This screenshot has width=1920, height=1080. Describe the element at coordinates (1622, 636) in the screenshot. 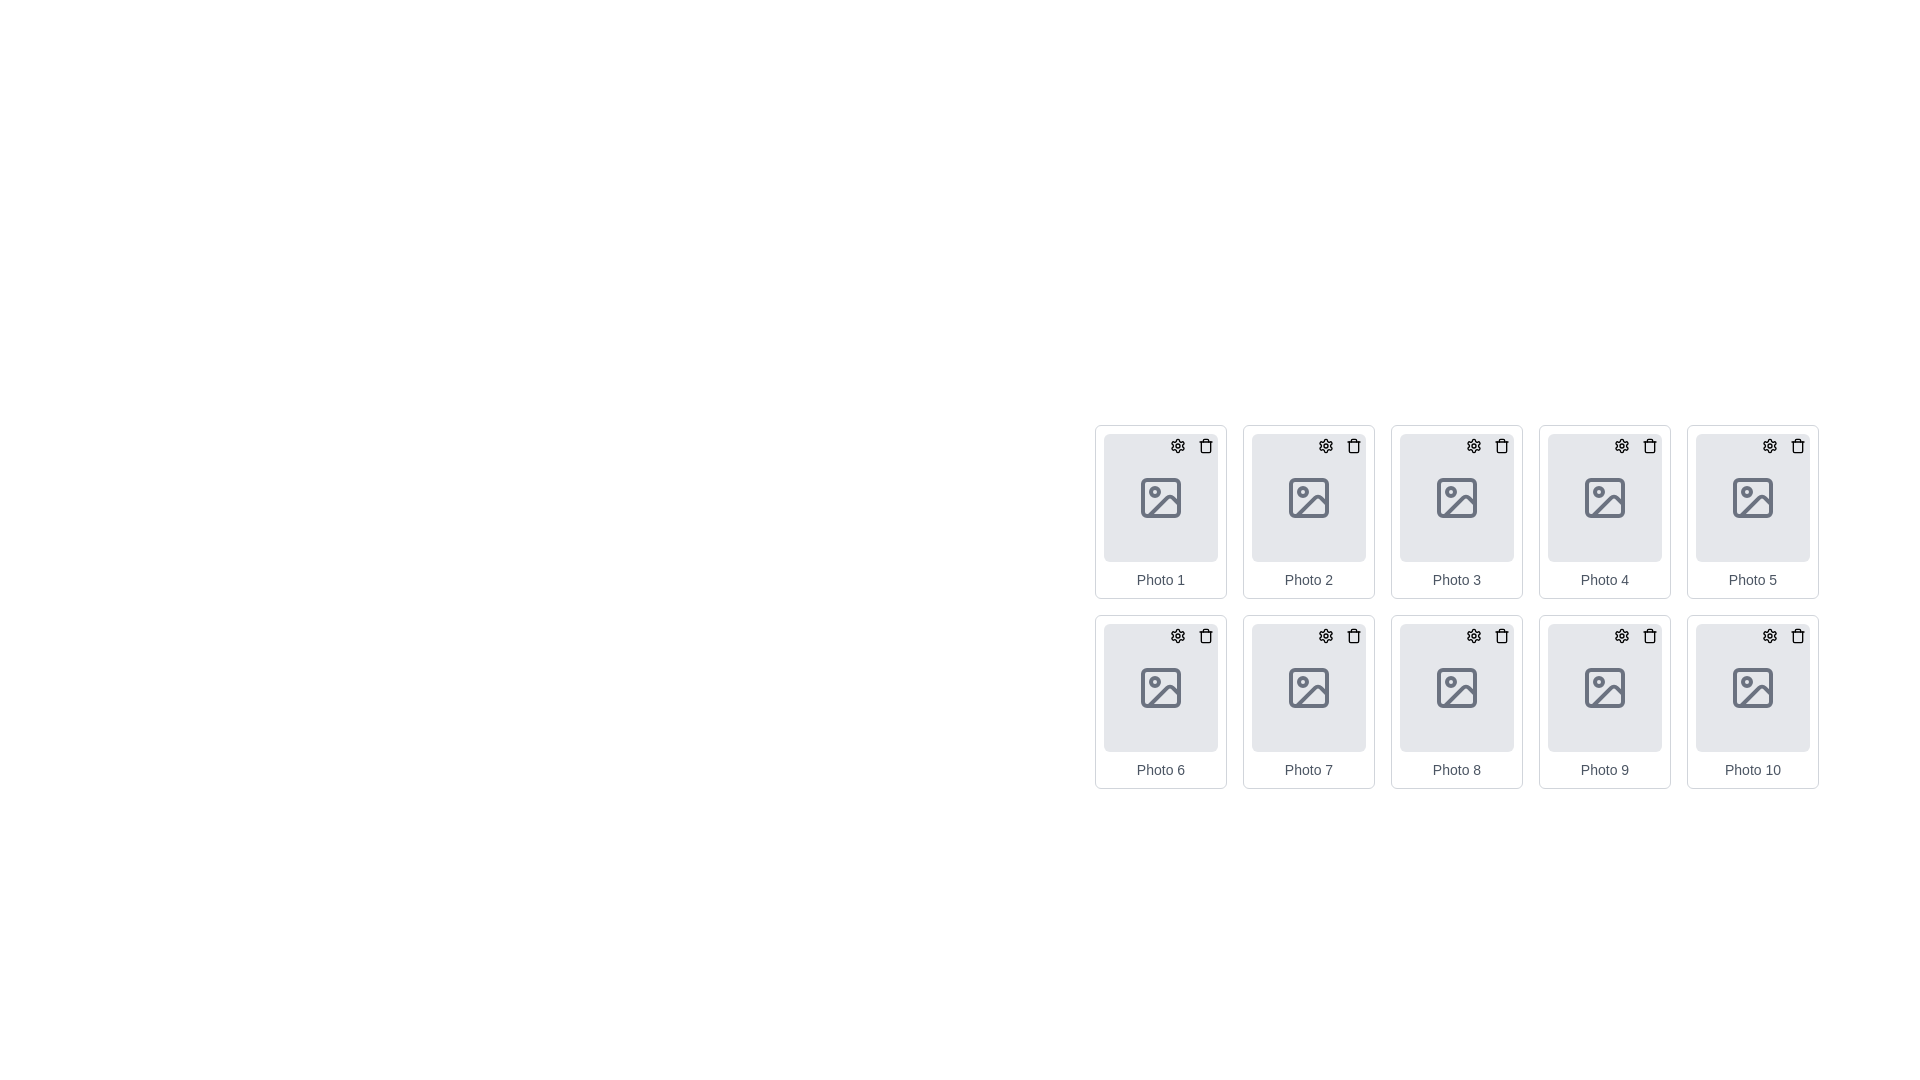

I see `the settings button located at the top-right corner of the 'Photo 9' card to observe the highlight effect` at that location.